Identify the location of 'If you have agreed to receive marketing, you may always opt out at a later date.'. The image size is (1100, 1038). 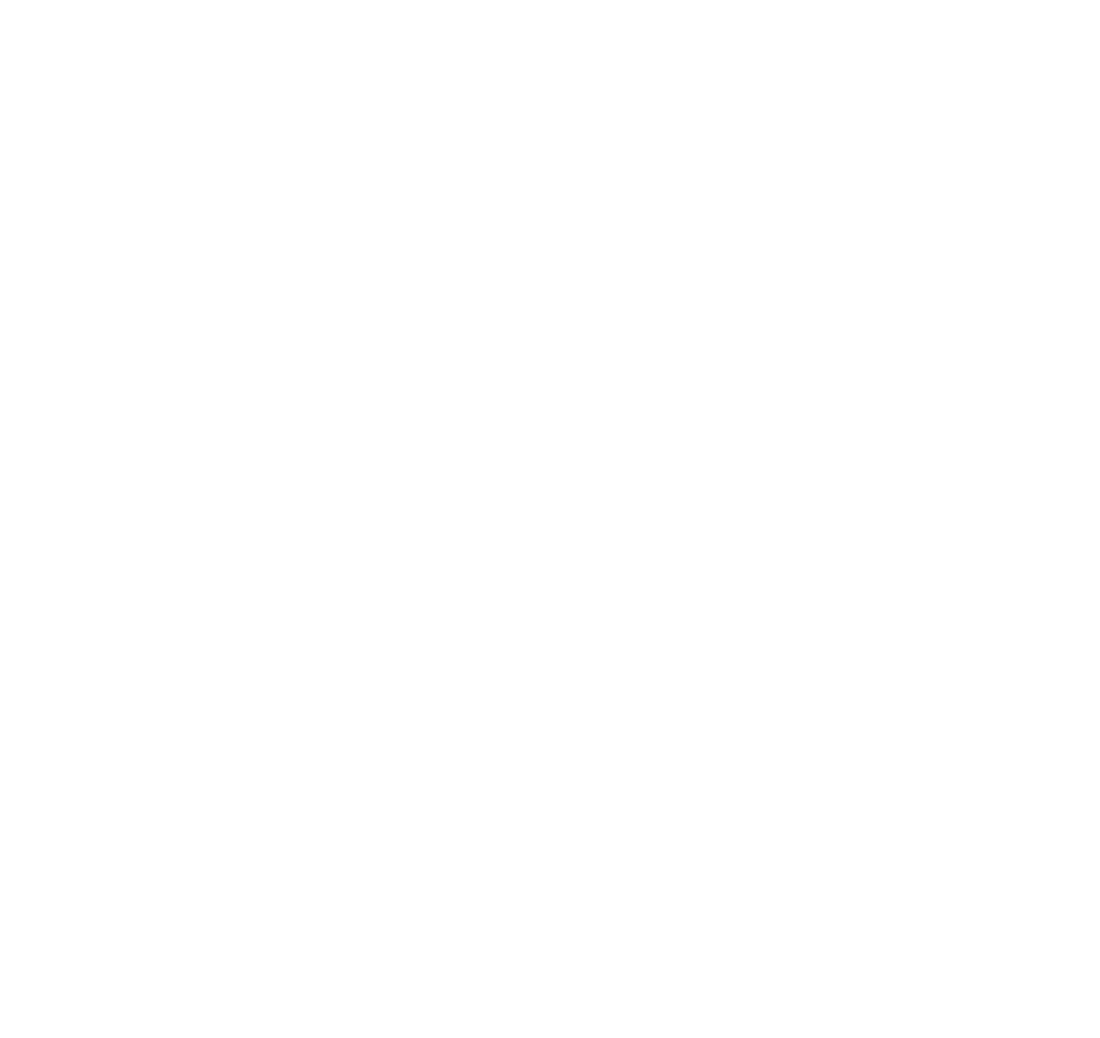
(77, 956).